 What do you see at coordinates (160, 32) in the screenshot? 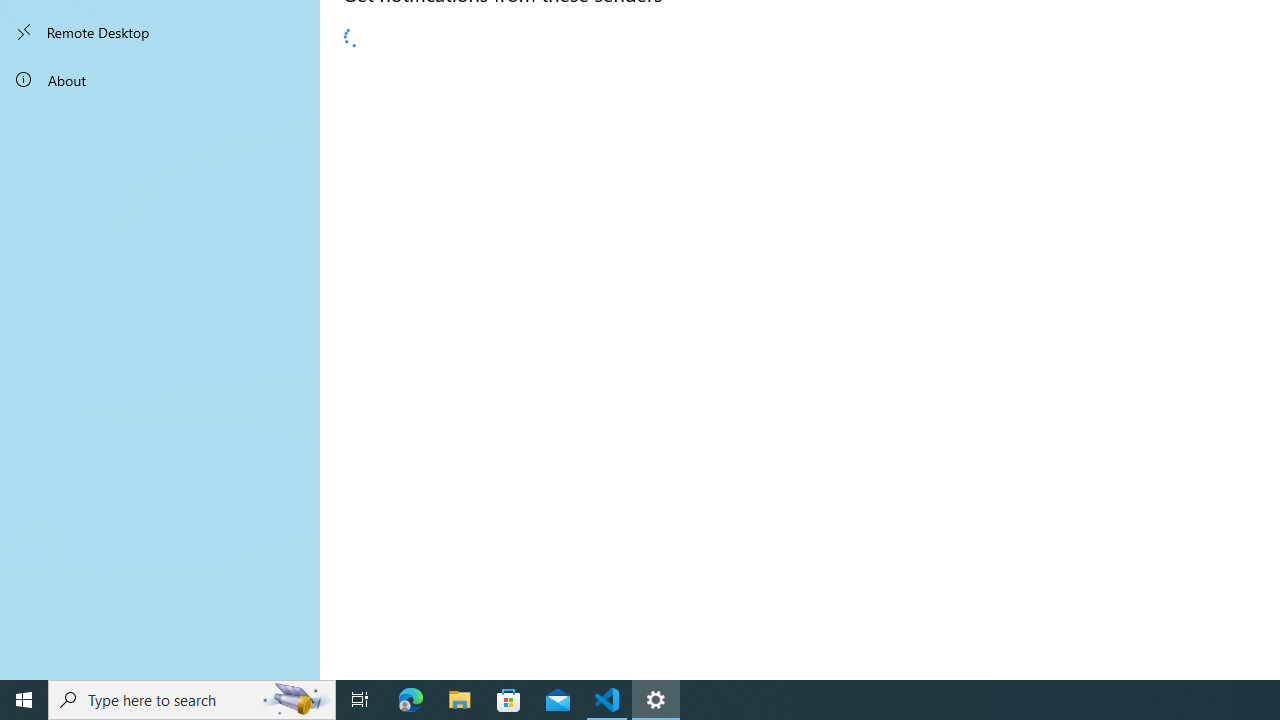
I see `'Remote Desktop'` at bounding box center [160, 32].